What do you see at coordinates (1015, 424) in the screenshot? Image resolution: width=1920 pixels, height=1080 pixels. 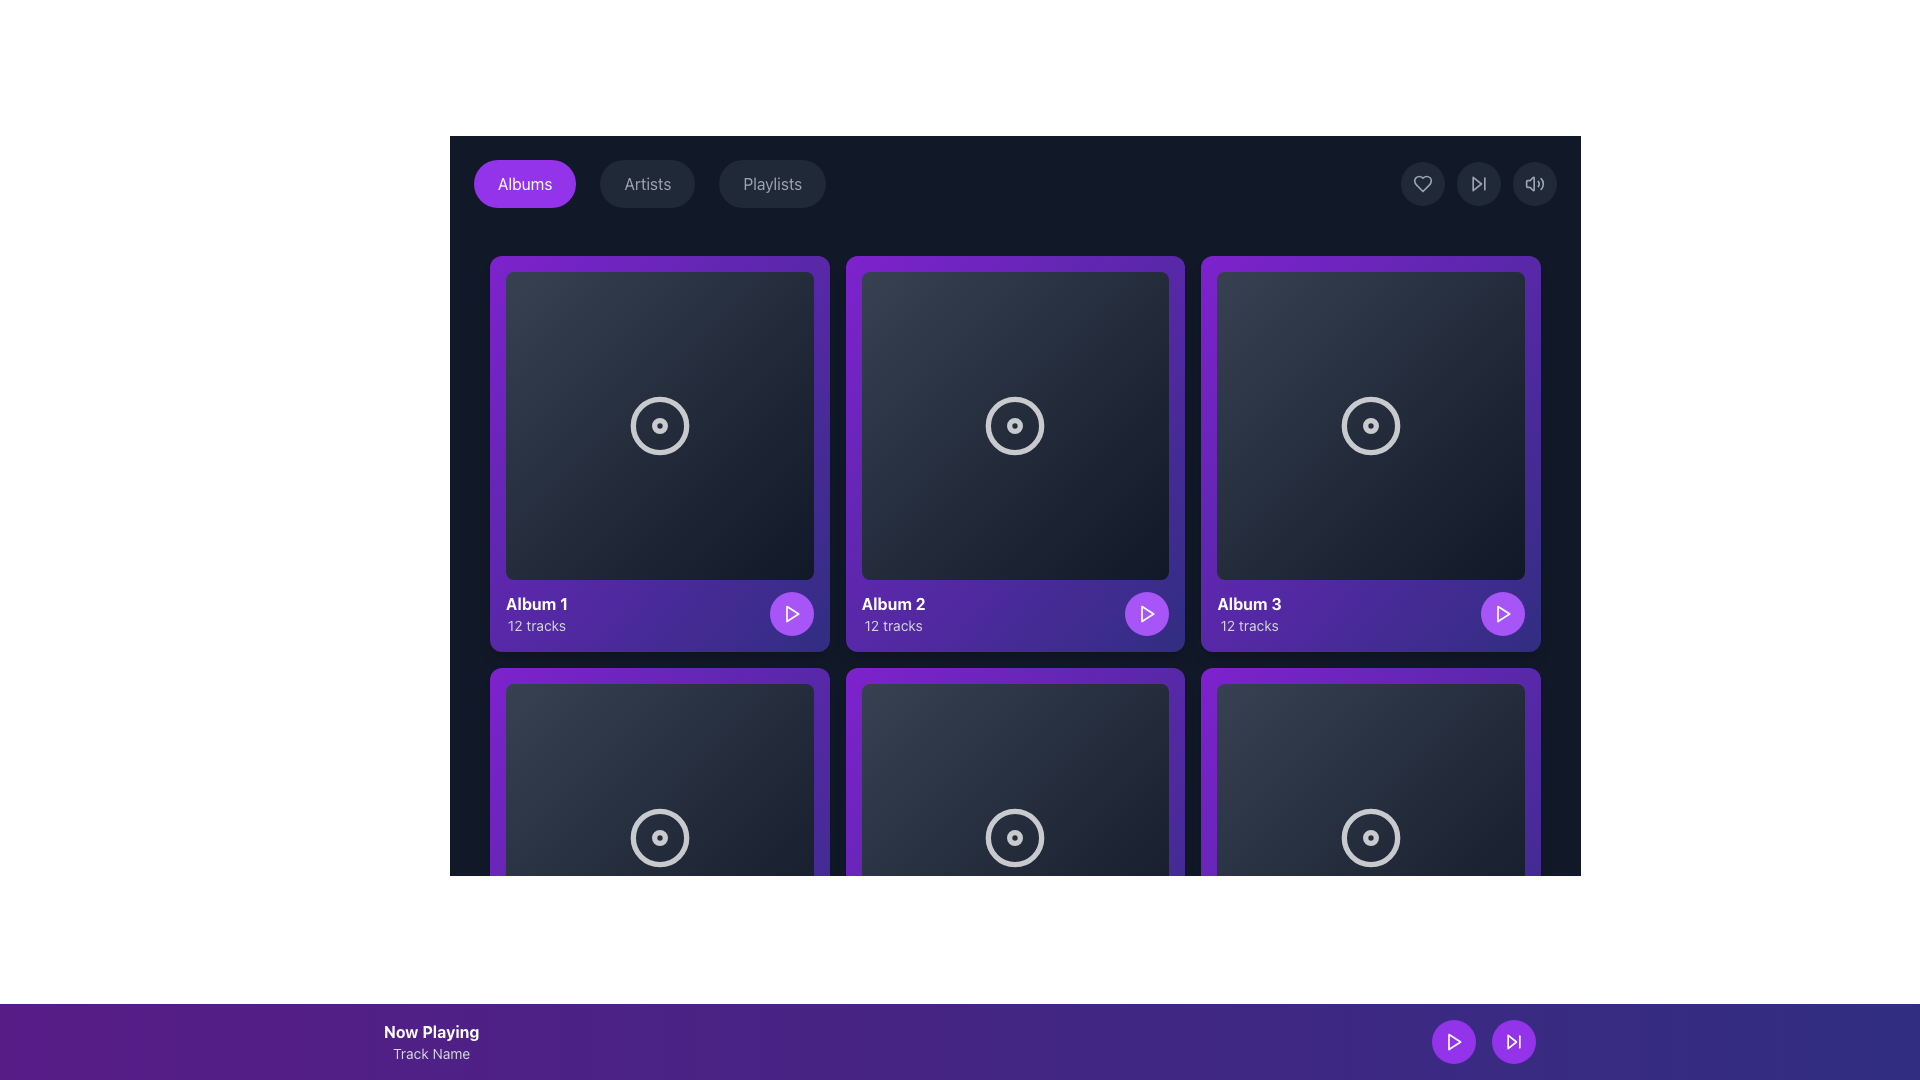 I see `the smaller inner circle of the decorative element within the second card labeled 'Album 2' in the first row of the grid layout` at bounding box center [1015, 424].